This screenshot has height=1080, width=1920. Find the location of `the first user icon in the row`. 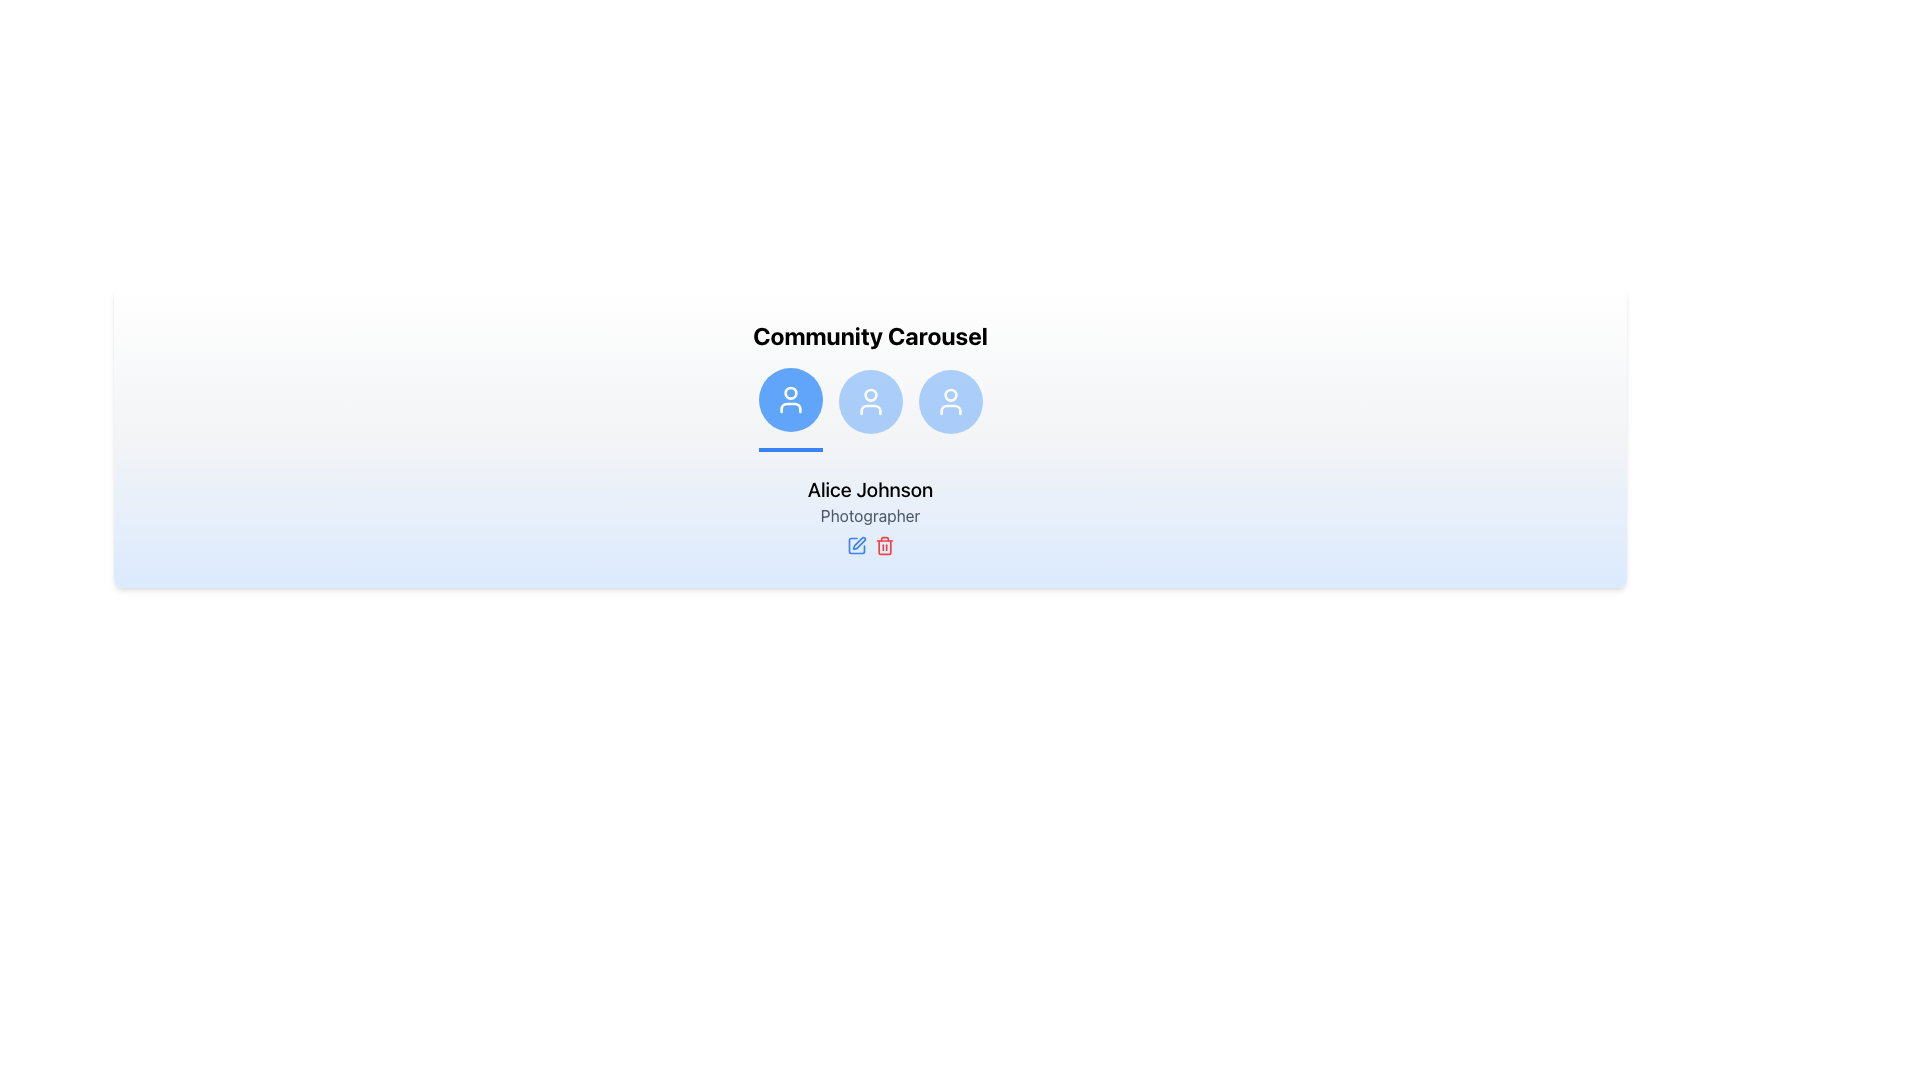

the first user icon in the row is located at coordinates (789, 408).